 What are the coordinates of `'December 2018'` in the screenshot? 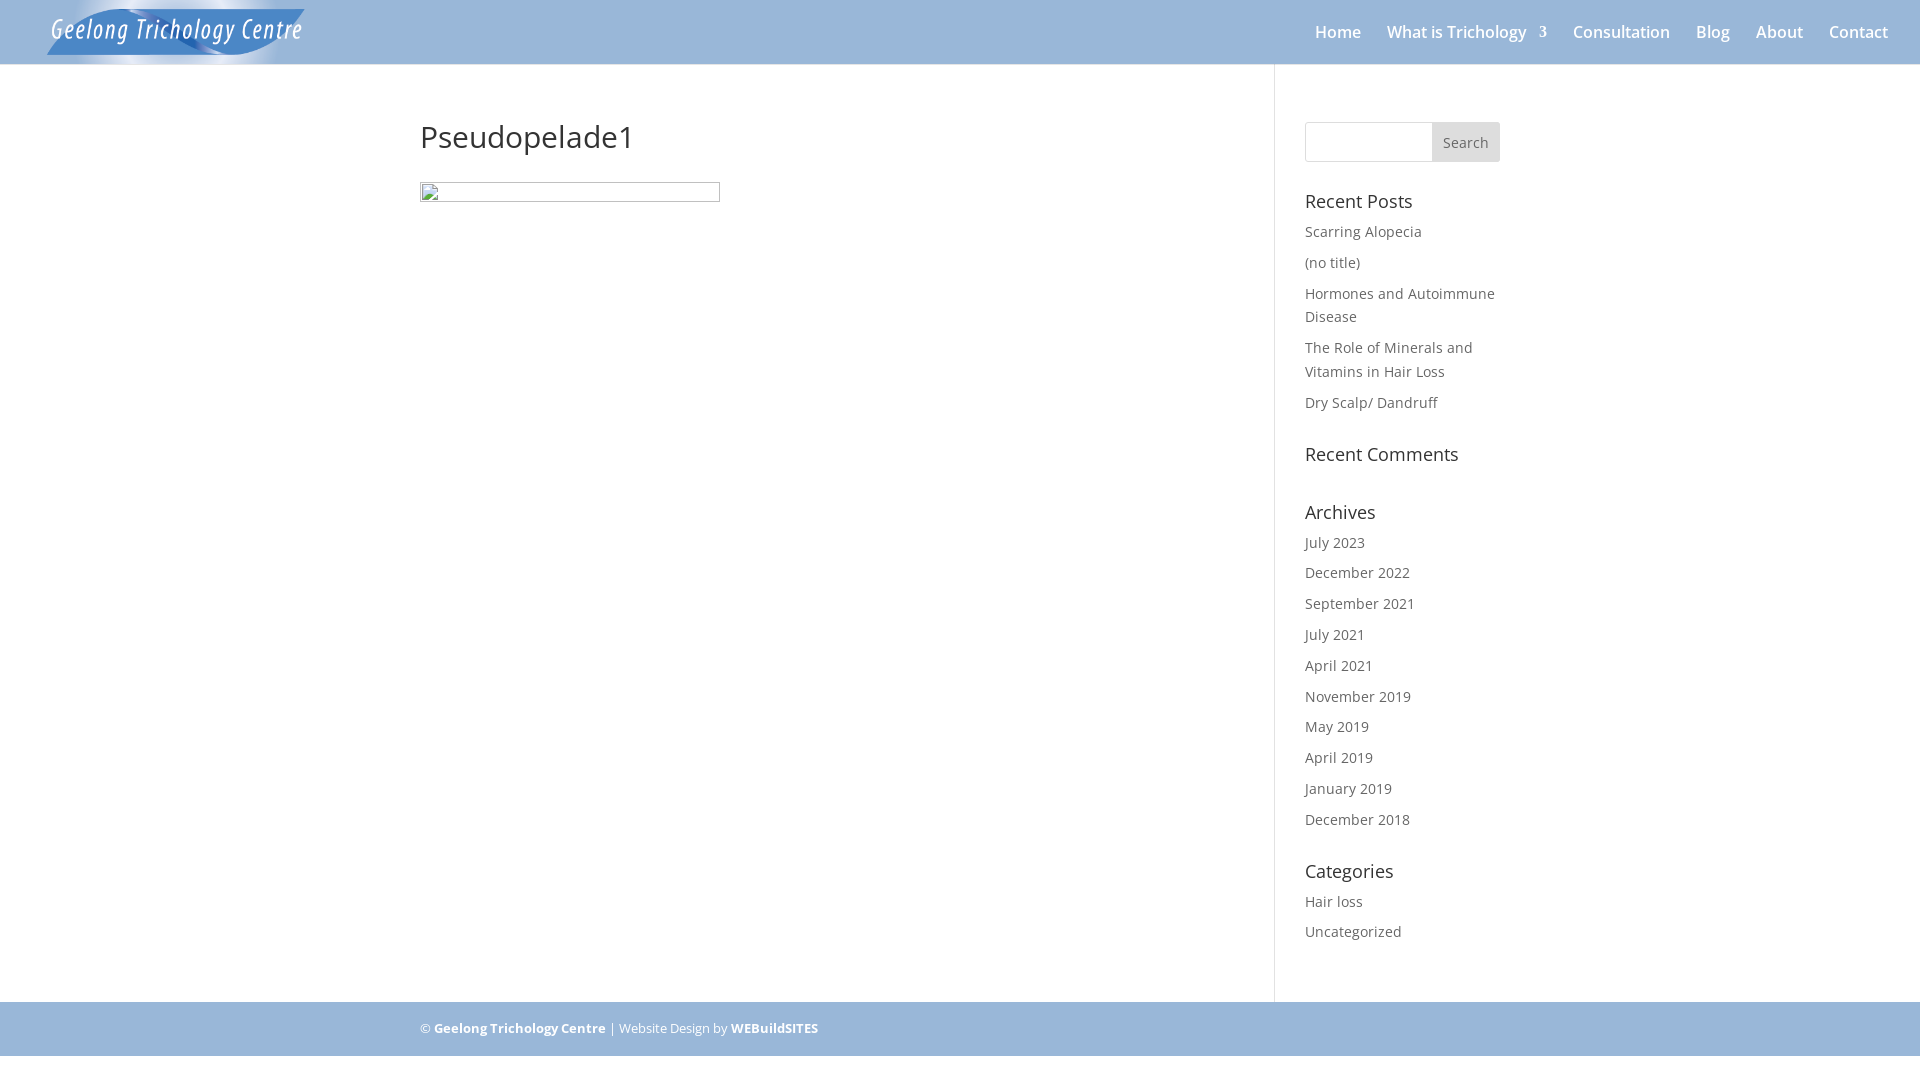 It's located at (1357, 819).